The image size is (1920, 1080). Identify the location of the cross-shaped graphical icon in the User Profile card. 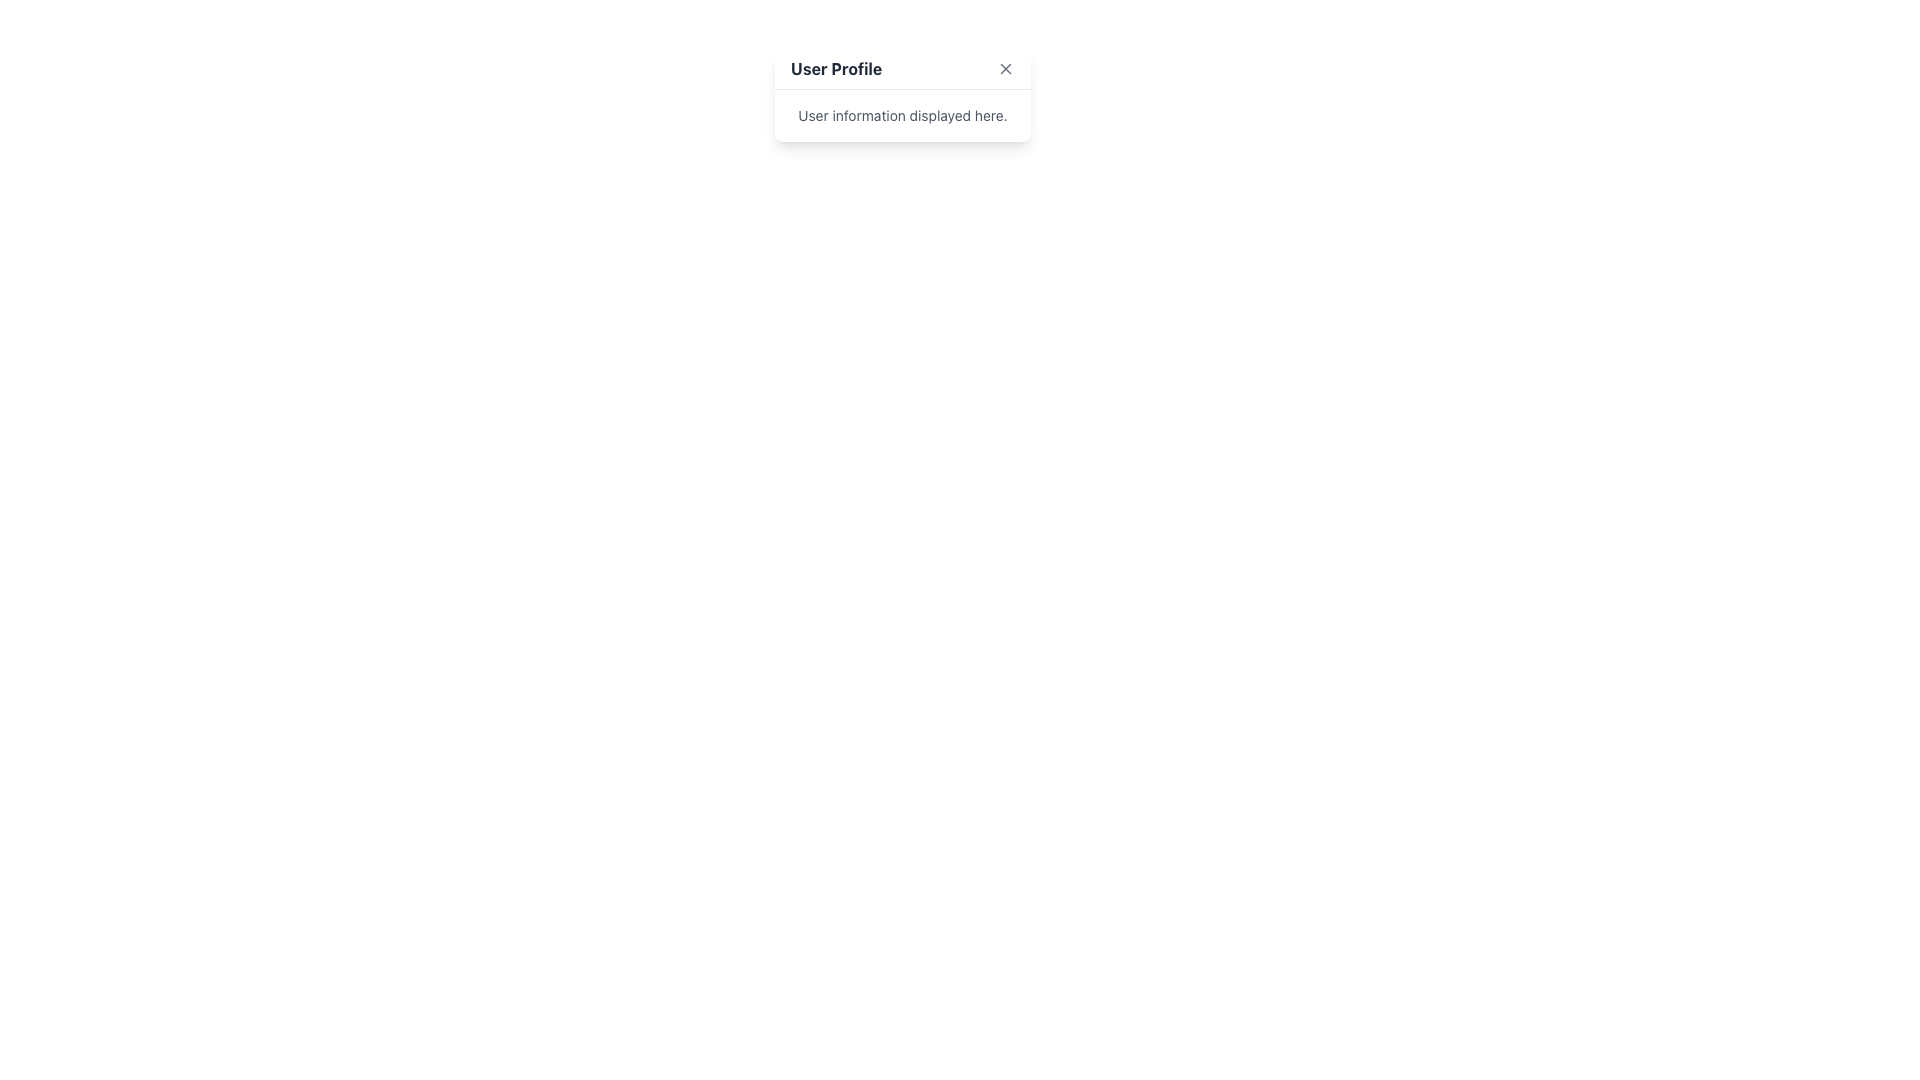
(1006, 67).